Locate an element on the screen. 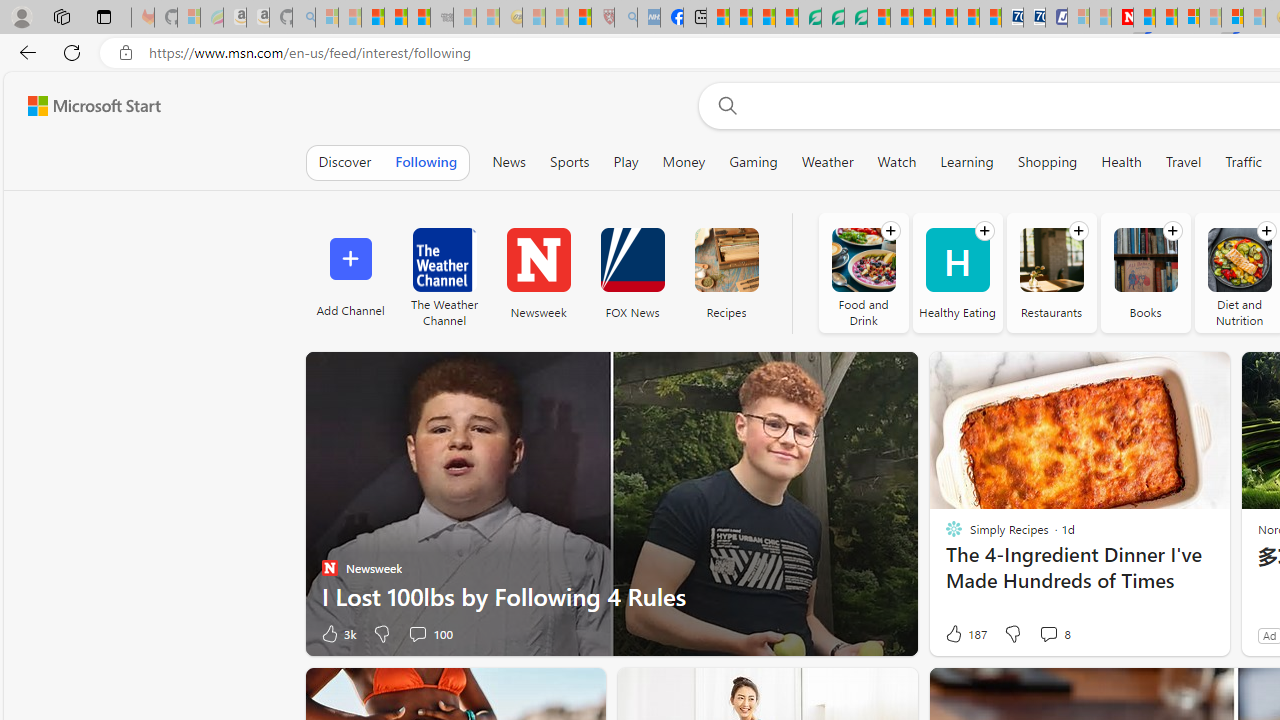  'FOX News' is located at coordinates (631, 272).